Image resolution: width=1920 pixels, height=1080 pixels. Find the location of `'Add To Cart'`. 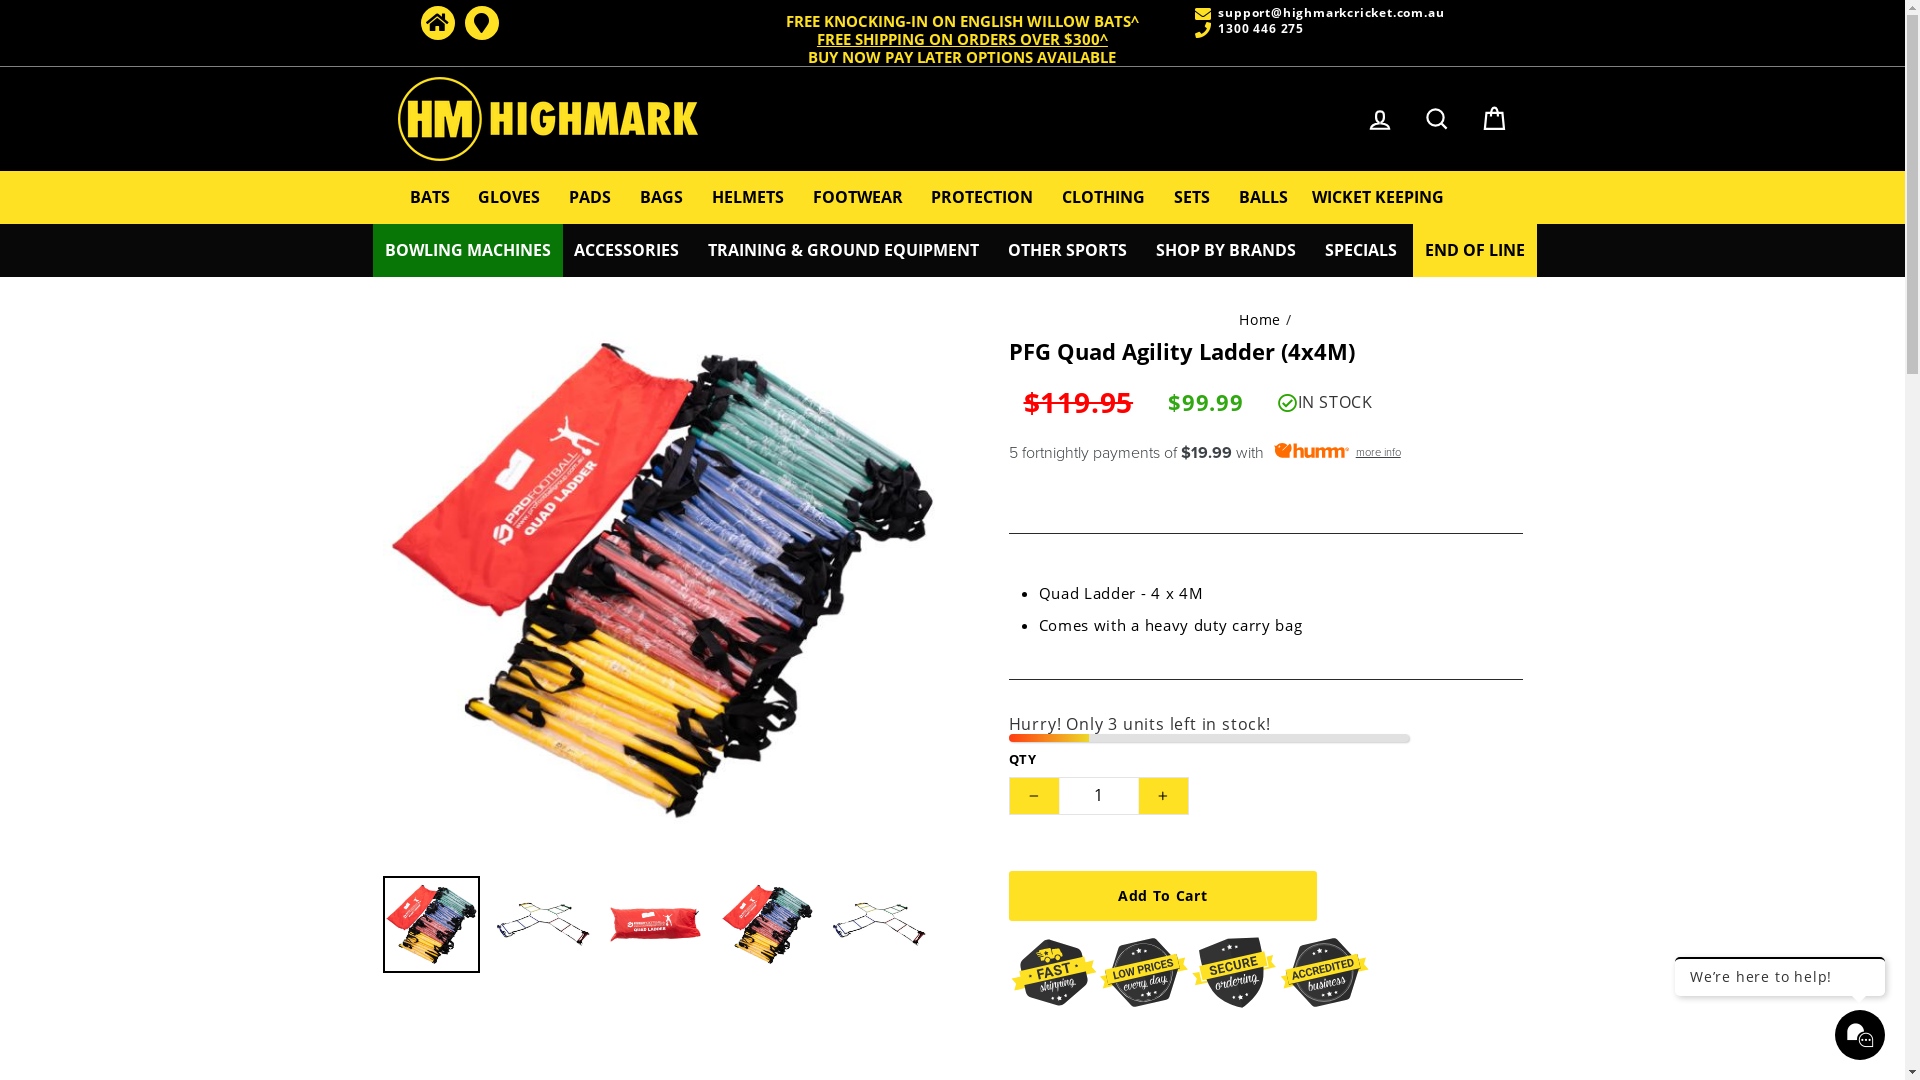

'Add To Cart' is located at coordinates (1161, 894).